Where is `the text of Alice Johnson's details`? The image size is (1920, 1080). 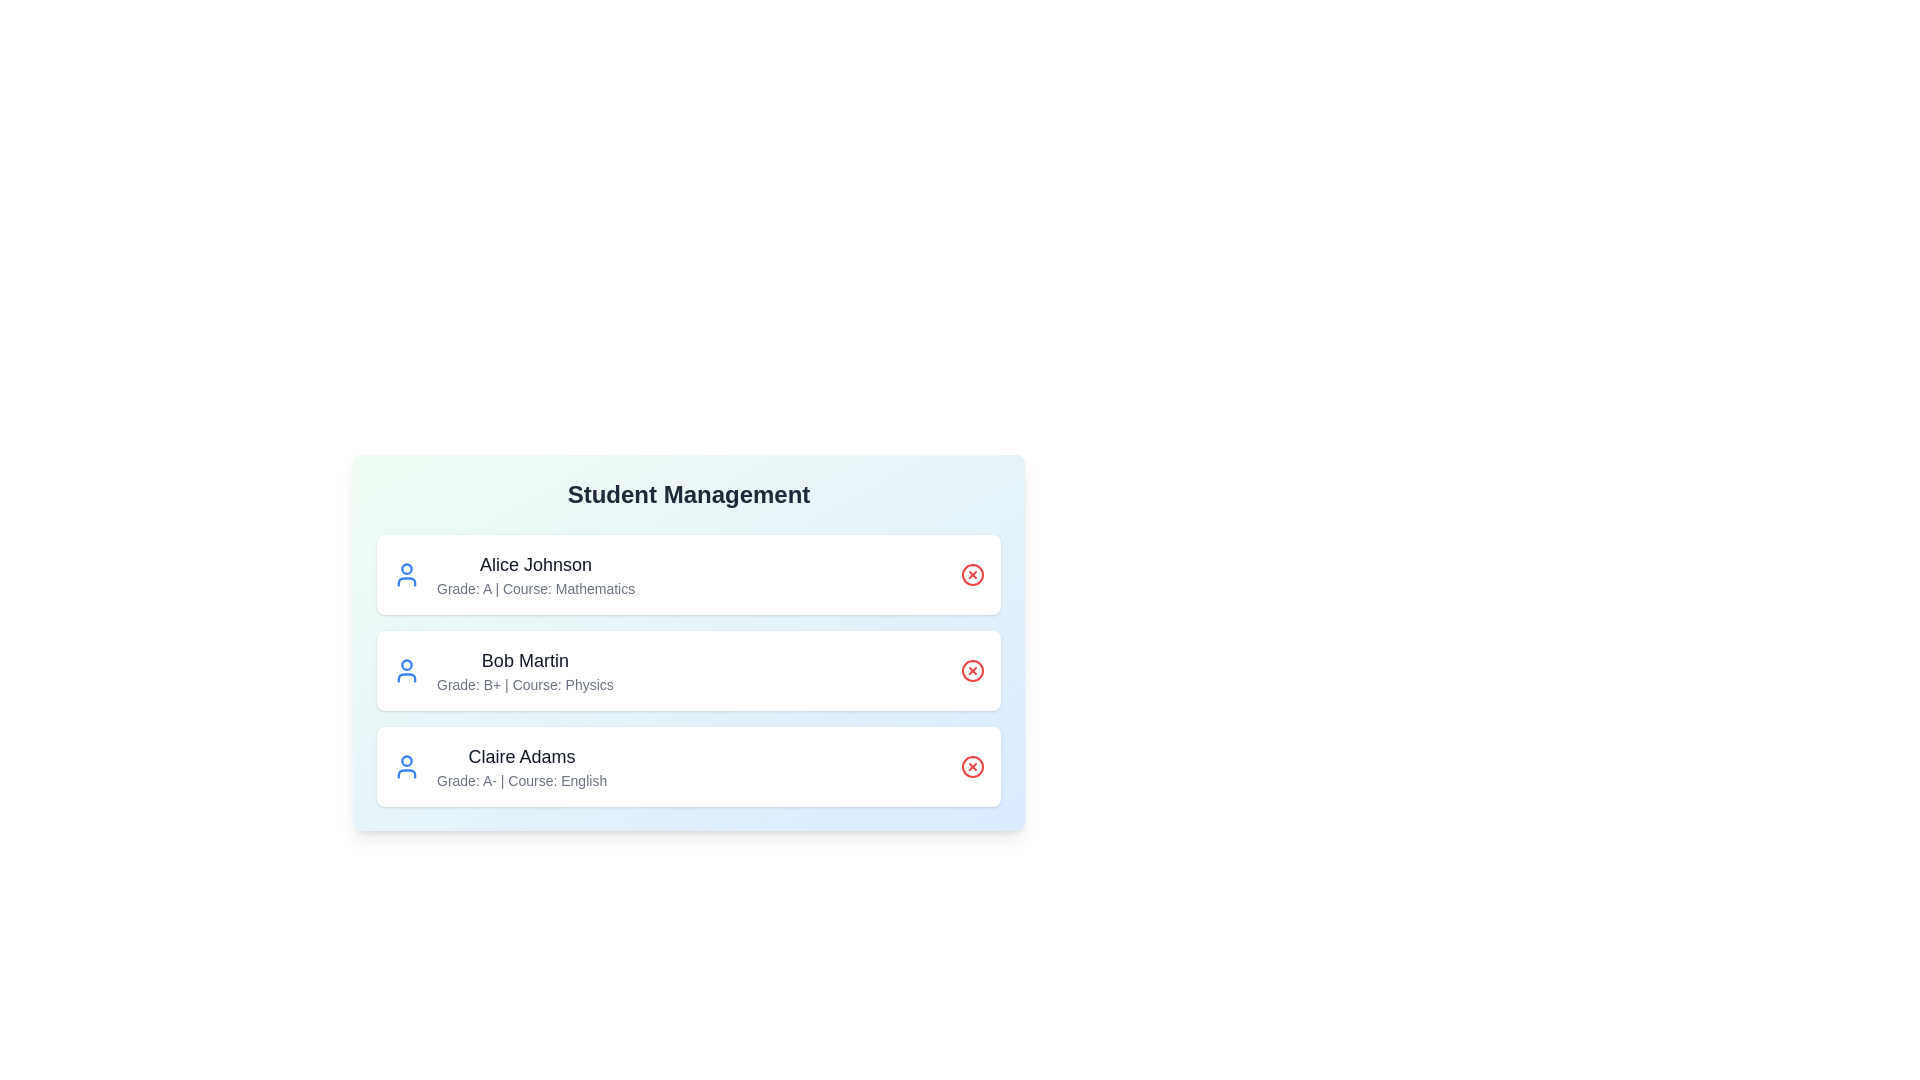
the text of Alice Johnson's details is located at coordinates (536, 564).